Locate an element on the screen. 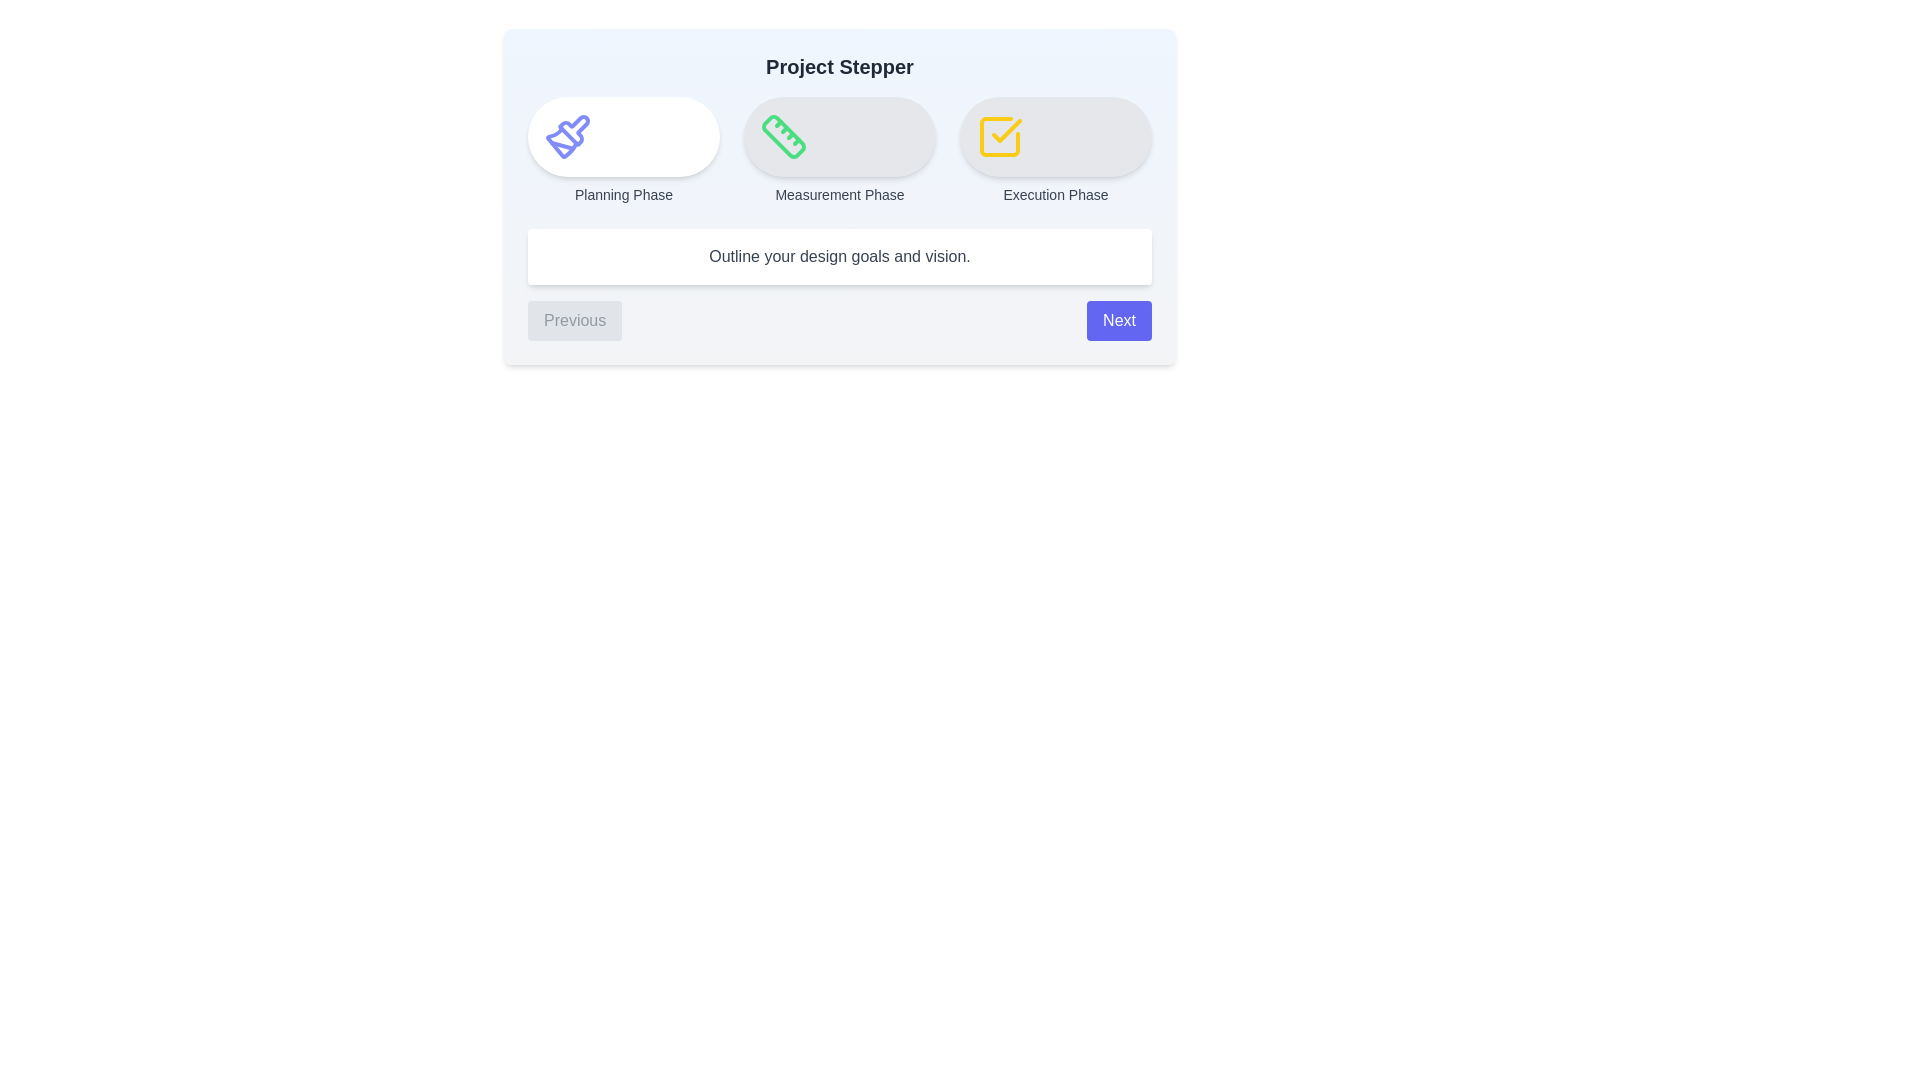 This screenshot has height=1080, width=1920. the icon of the current step in the stepper component is located at coordinates (566, 136).